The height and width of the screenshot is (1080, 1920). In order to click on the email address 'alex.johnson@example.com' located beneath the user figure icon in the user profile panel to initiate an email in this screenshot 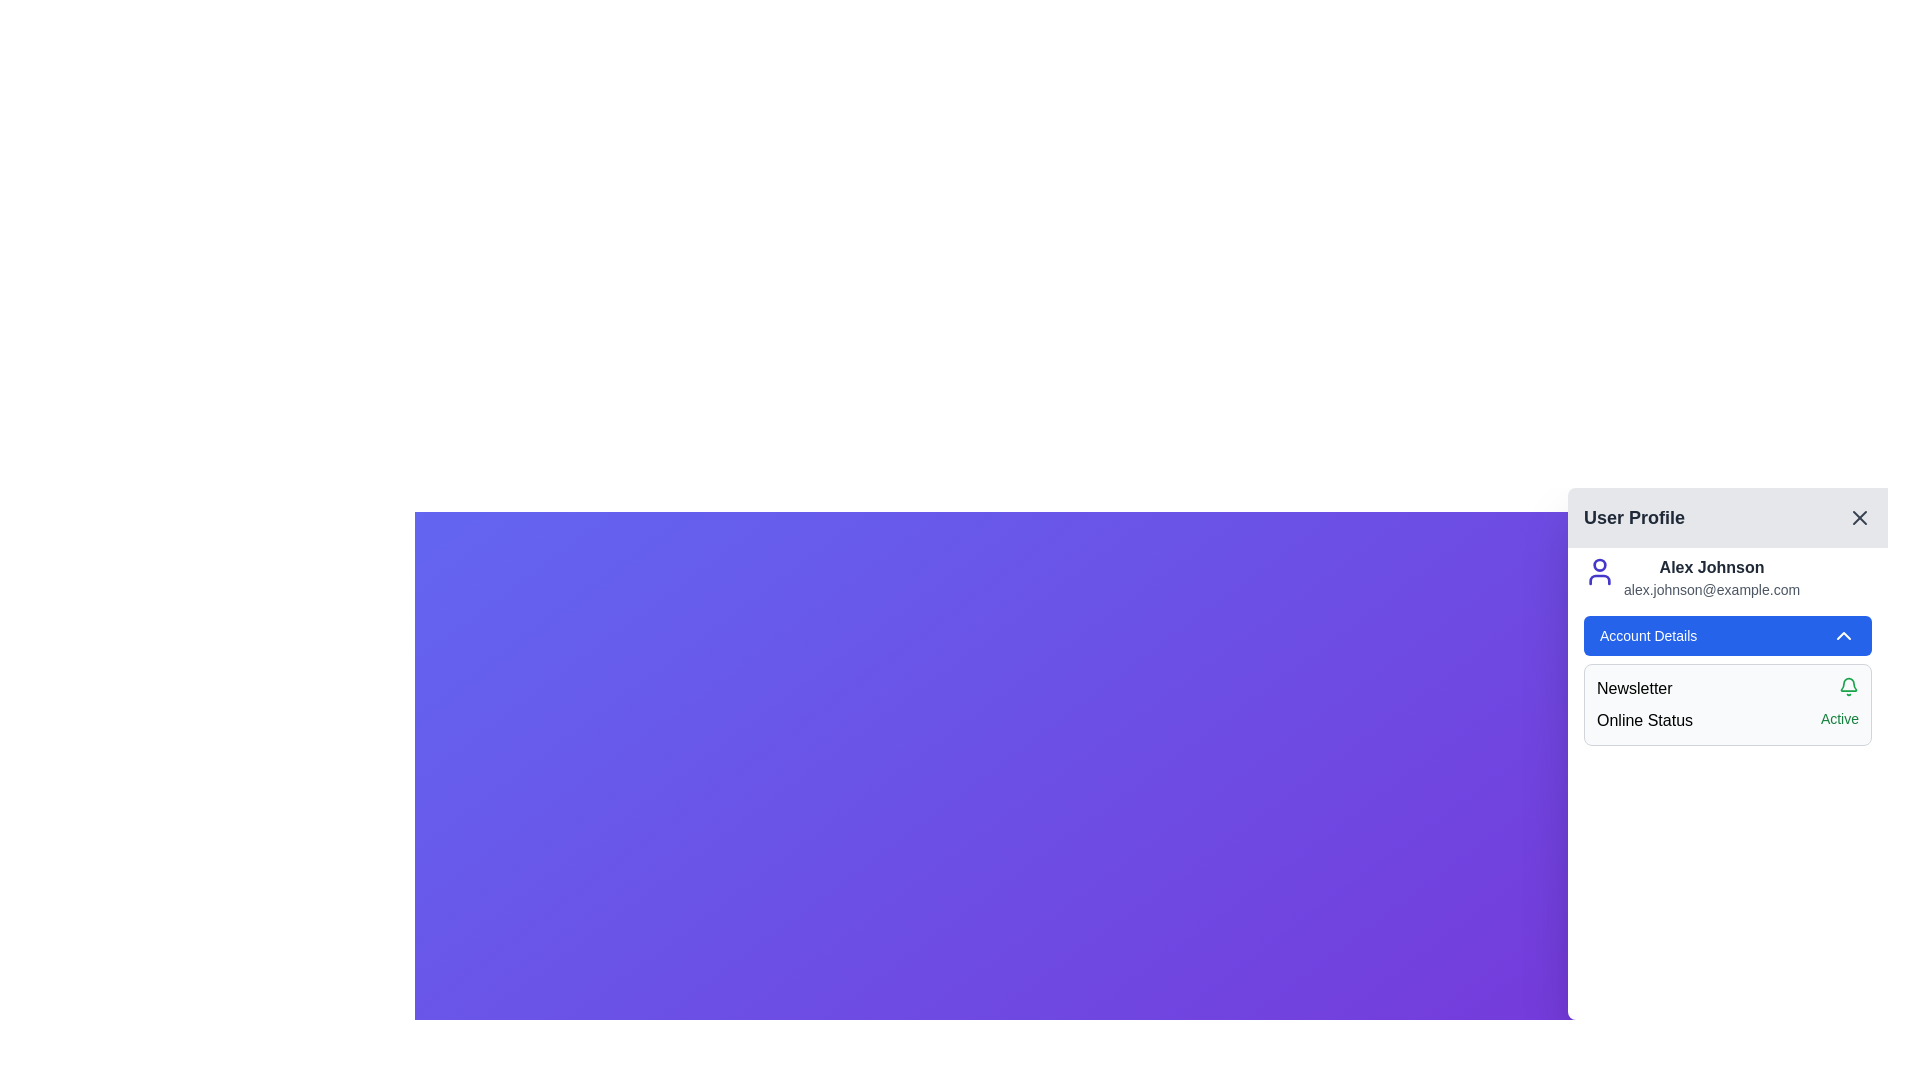, I will do `click(1727, 578)`.